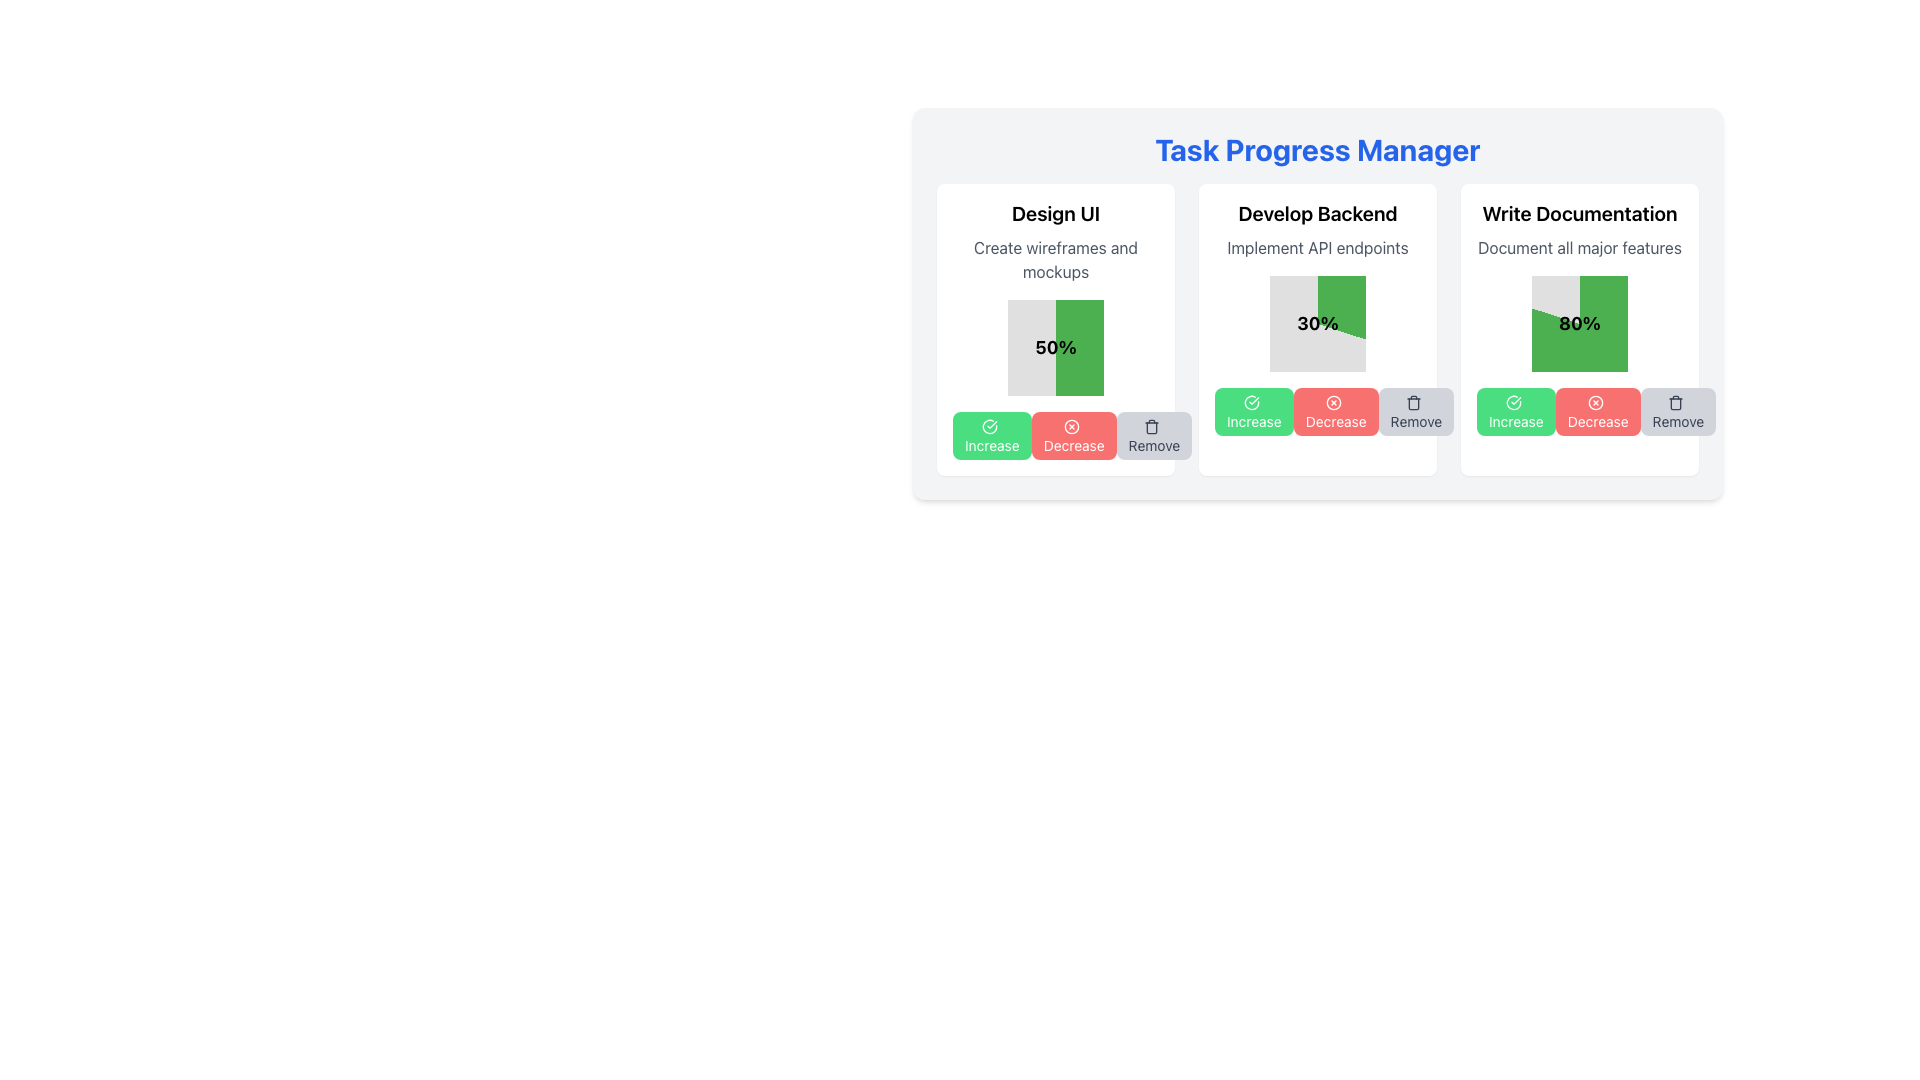 The image size is (1920, 1080). Describe the element at coordinates (1154, 434) in the screenshot. I see `the 'Remove' button, a rectangular button with a light gray background and dark gray text` at that location.